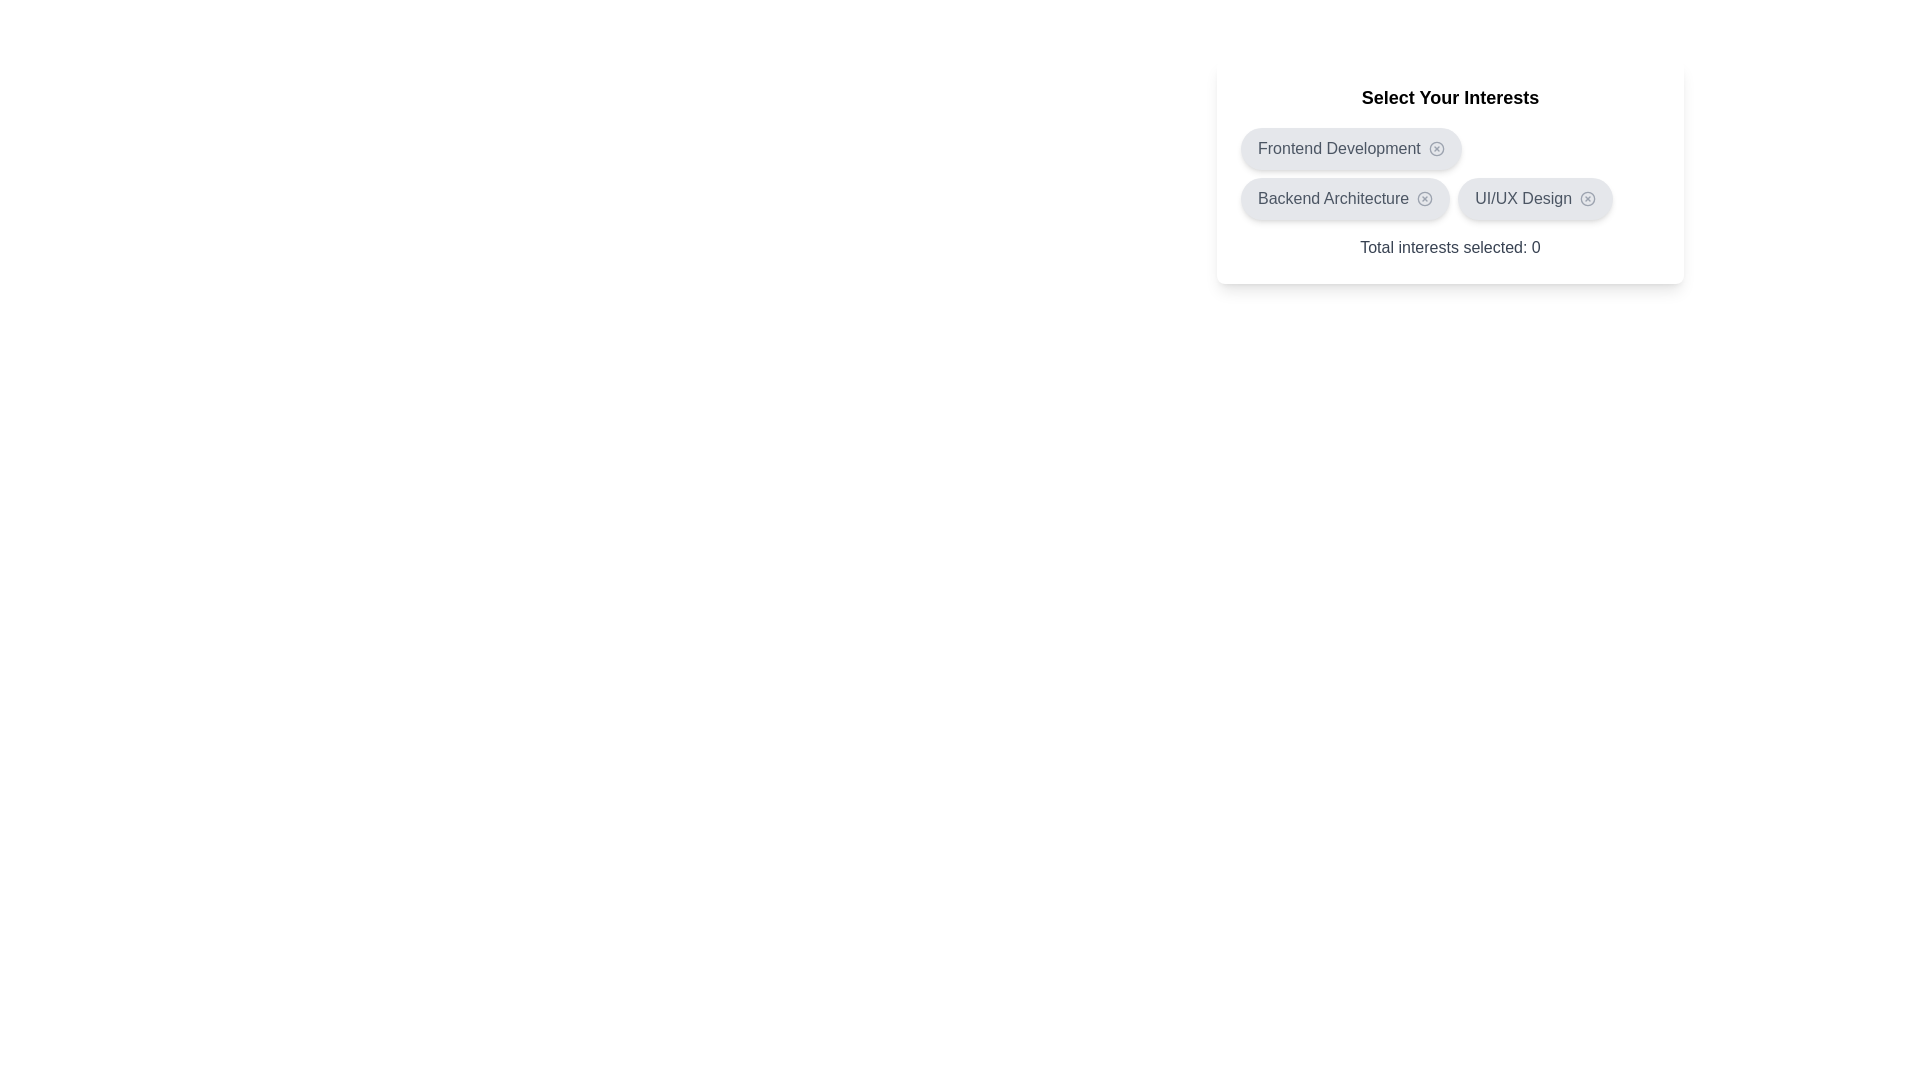 Image resolution: width=1920 pixels, height=1080 pixels. I want to click on the 'X' button on the Frontend Development tag, so click(1351, 148).